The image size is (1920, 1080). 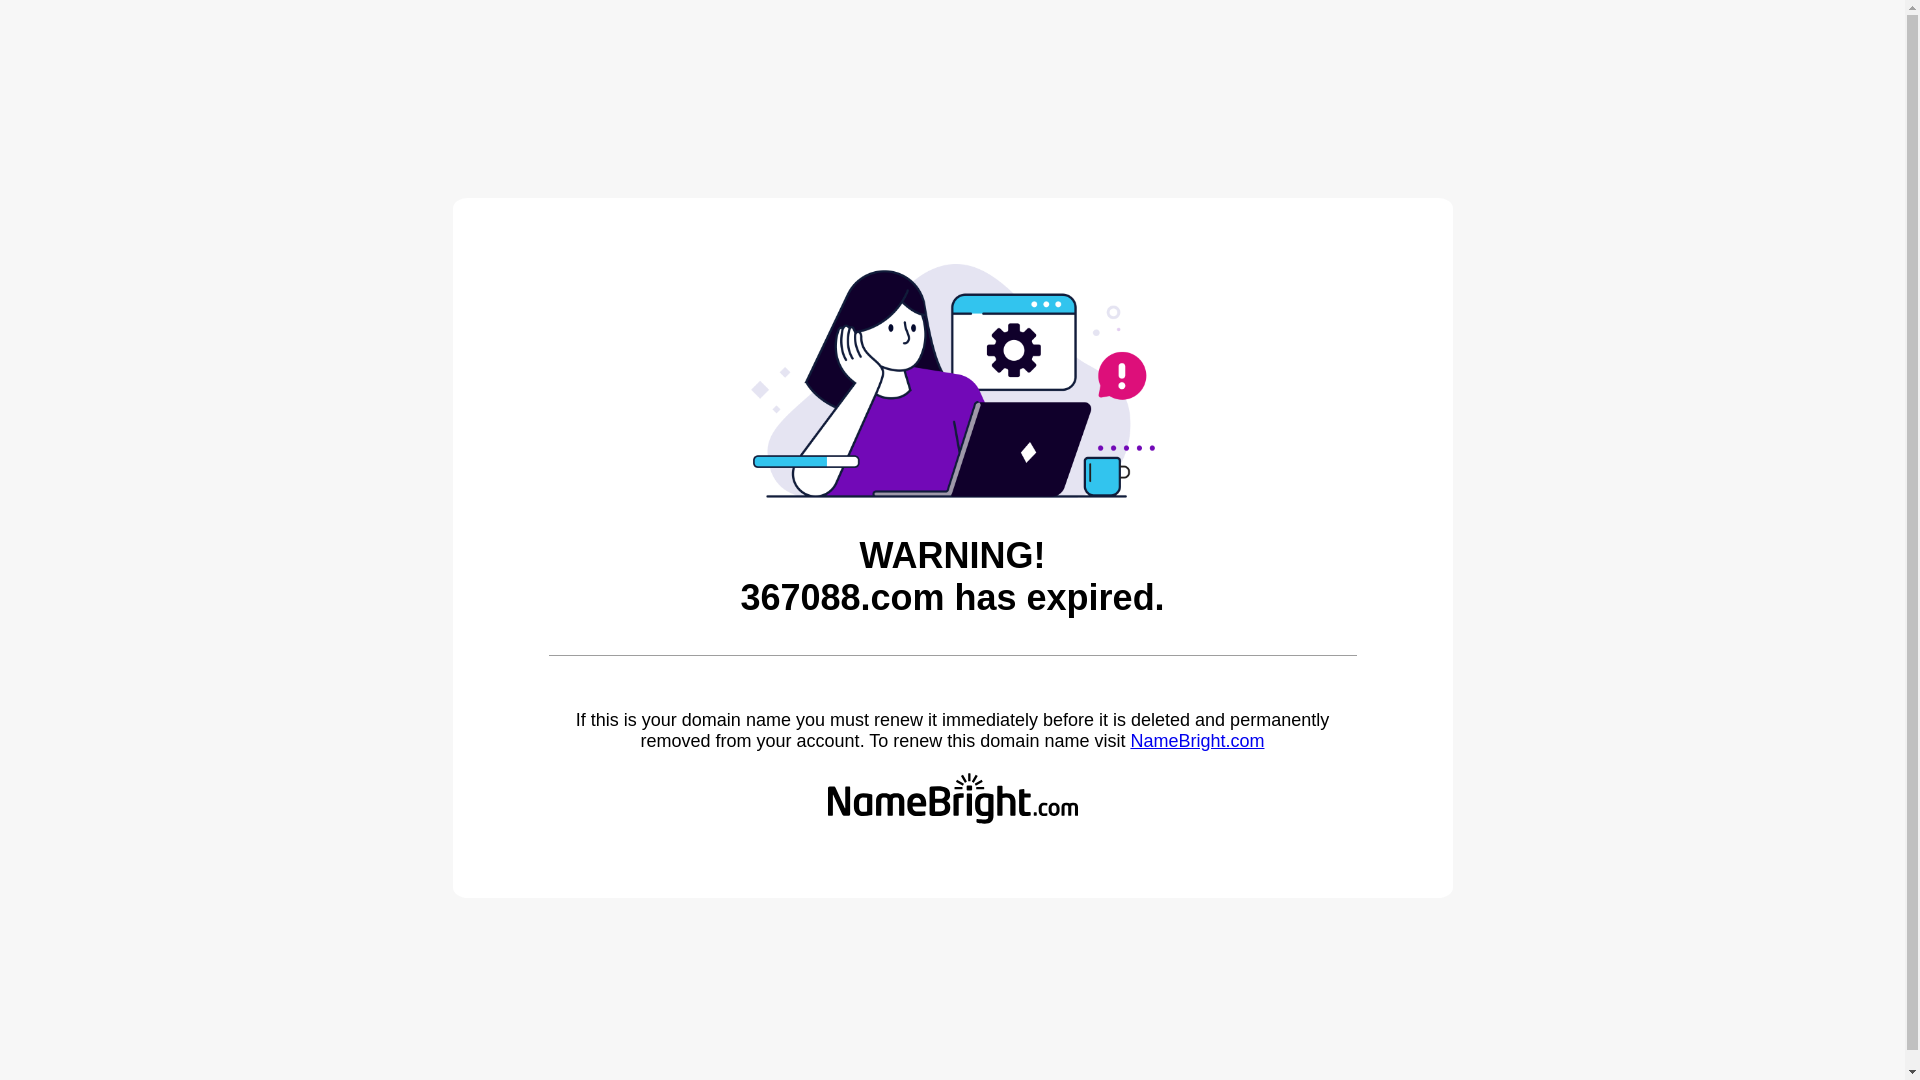 I want to click on 'NameBright.com', so click(x=1129, y=740).